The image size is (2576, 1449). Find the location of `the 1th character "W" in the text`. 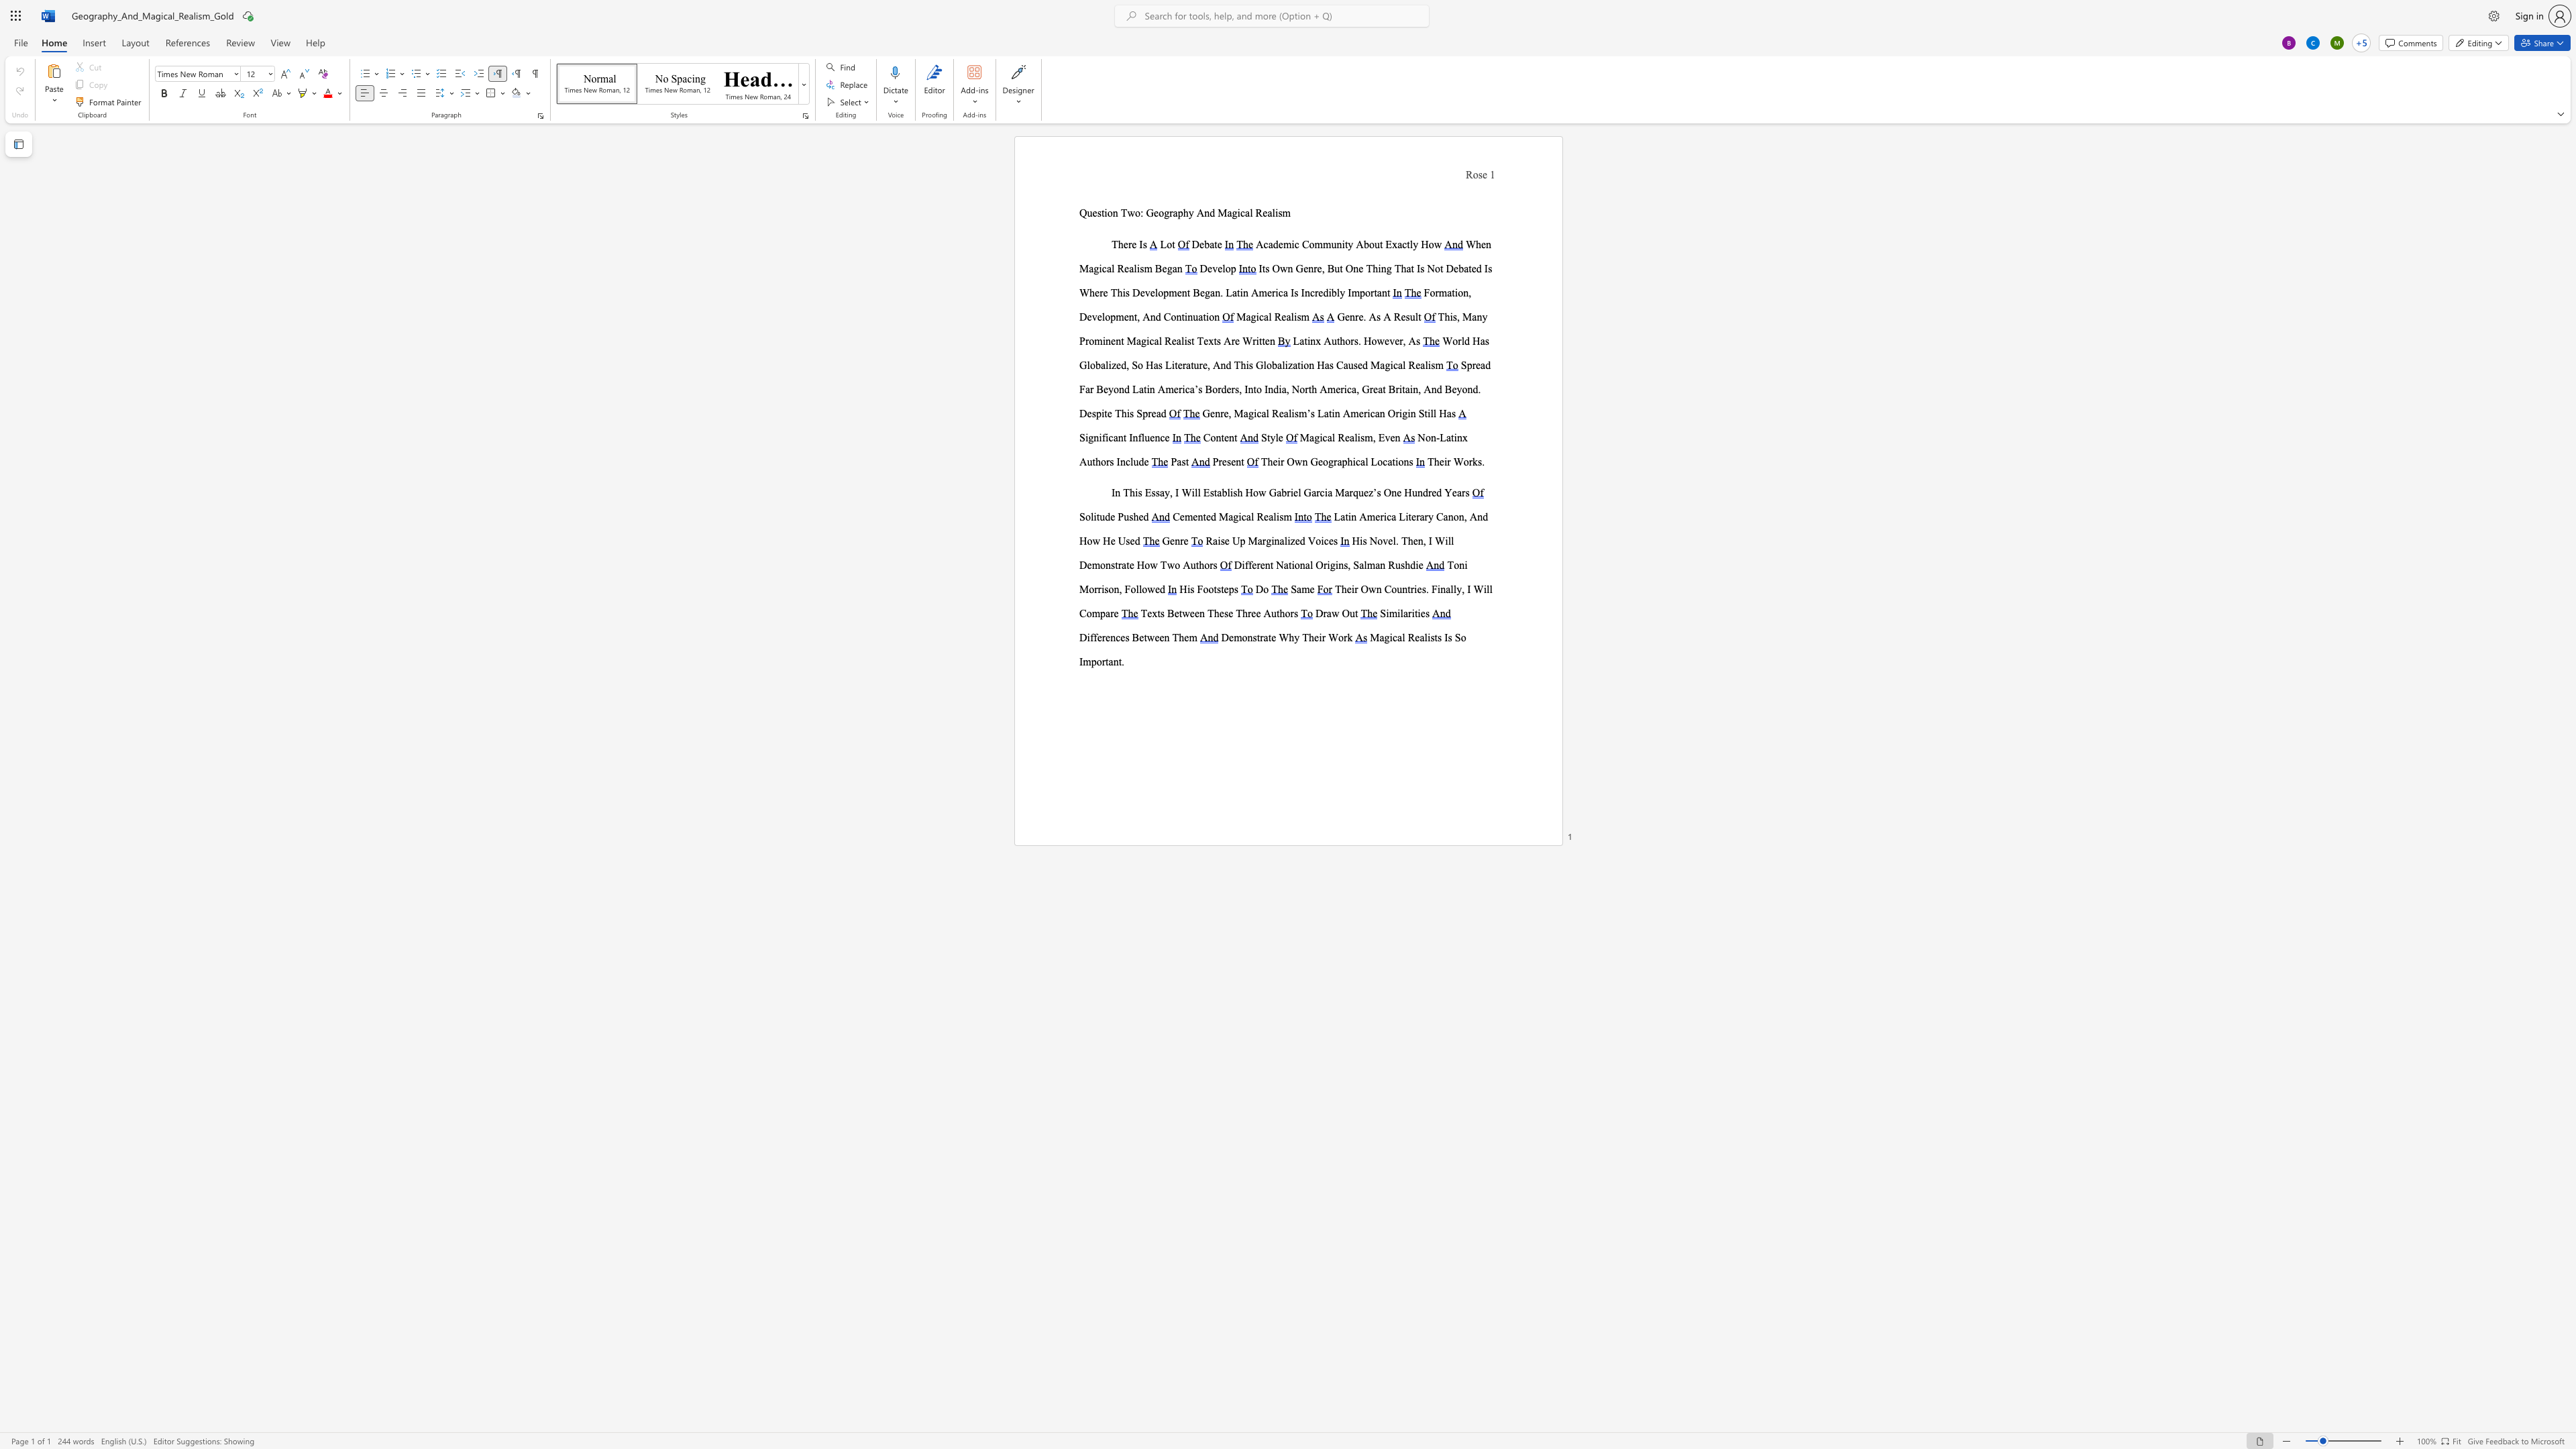

the 1th character "W" in the text is located at coordinates (1469, 244).